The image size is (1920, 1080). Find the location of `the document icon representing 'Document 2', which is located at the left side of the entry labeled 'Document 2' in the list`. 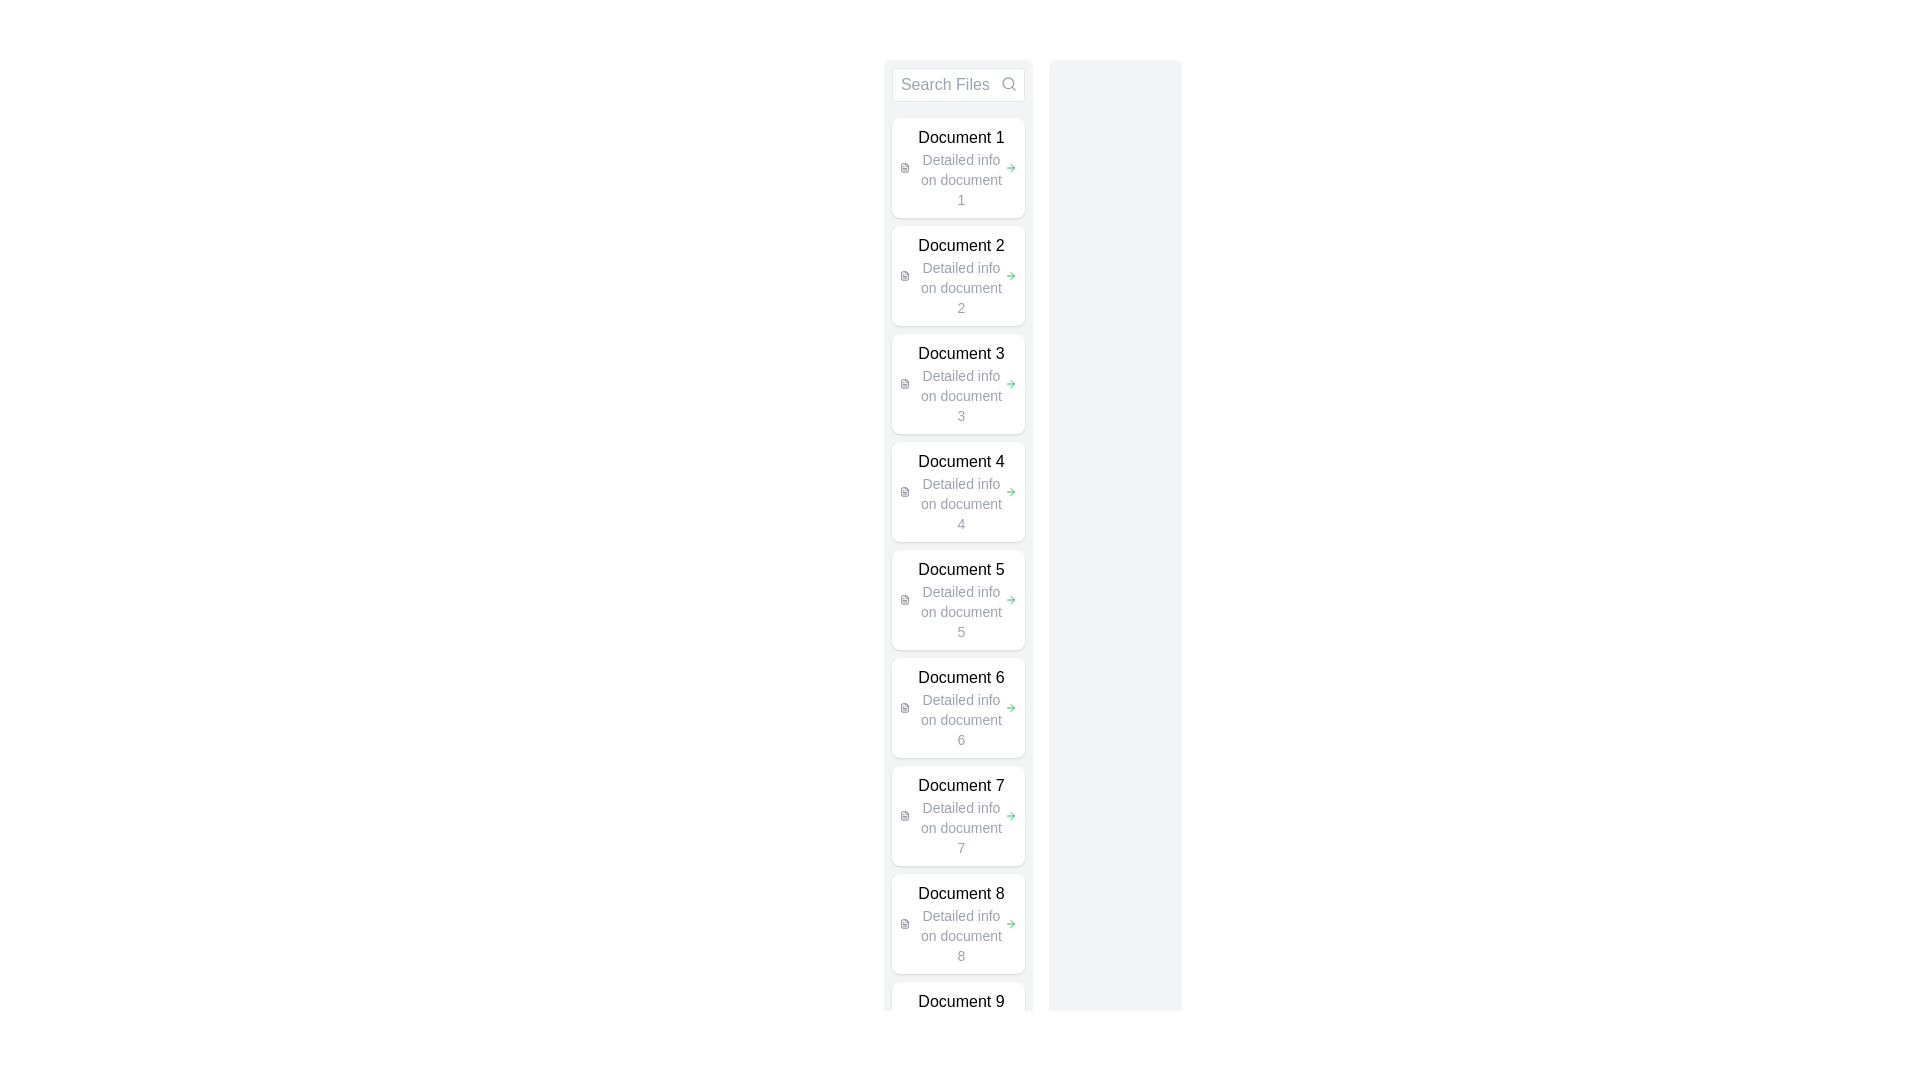

the document icon representing 'Document 2', which is located at the left side of the entry labeled 'Document 2' in the list is located at coordinates (903, 276).